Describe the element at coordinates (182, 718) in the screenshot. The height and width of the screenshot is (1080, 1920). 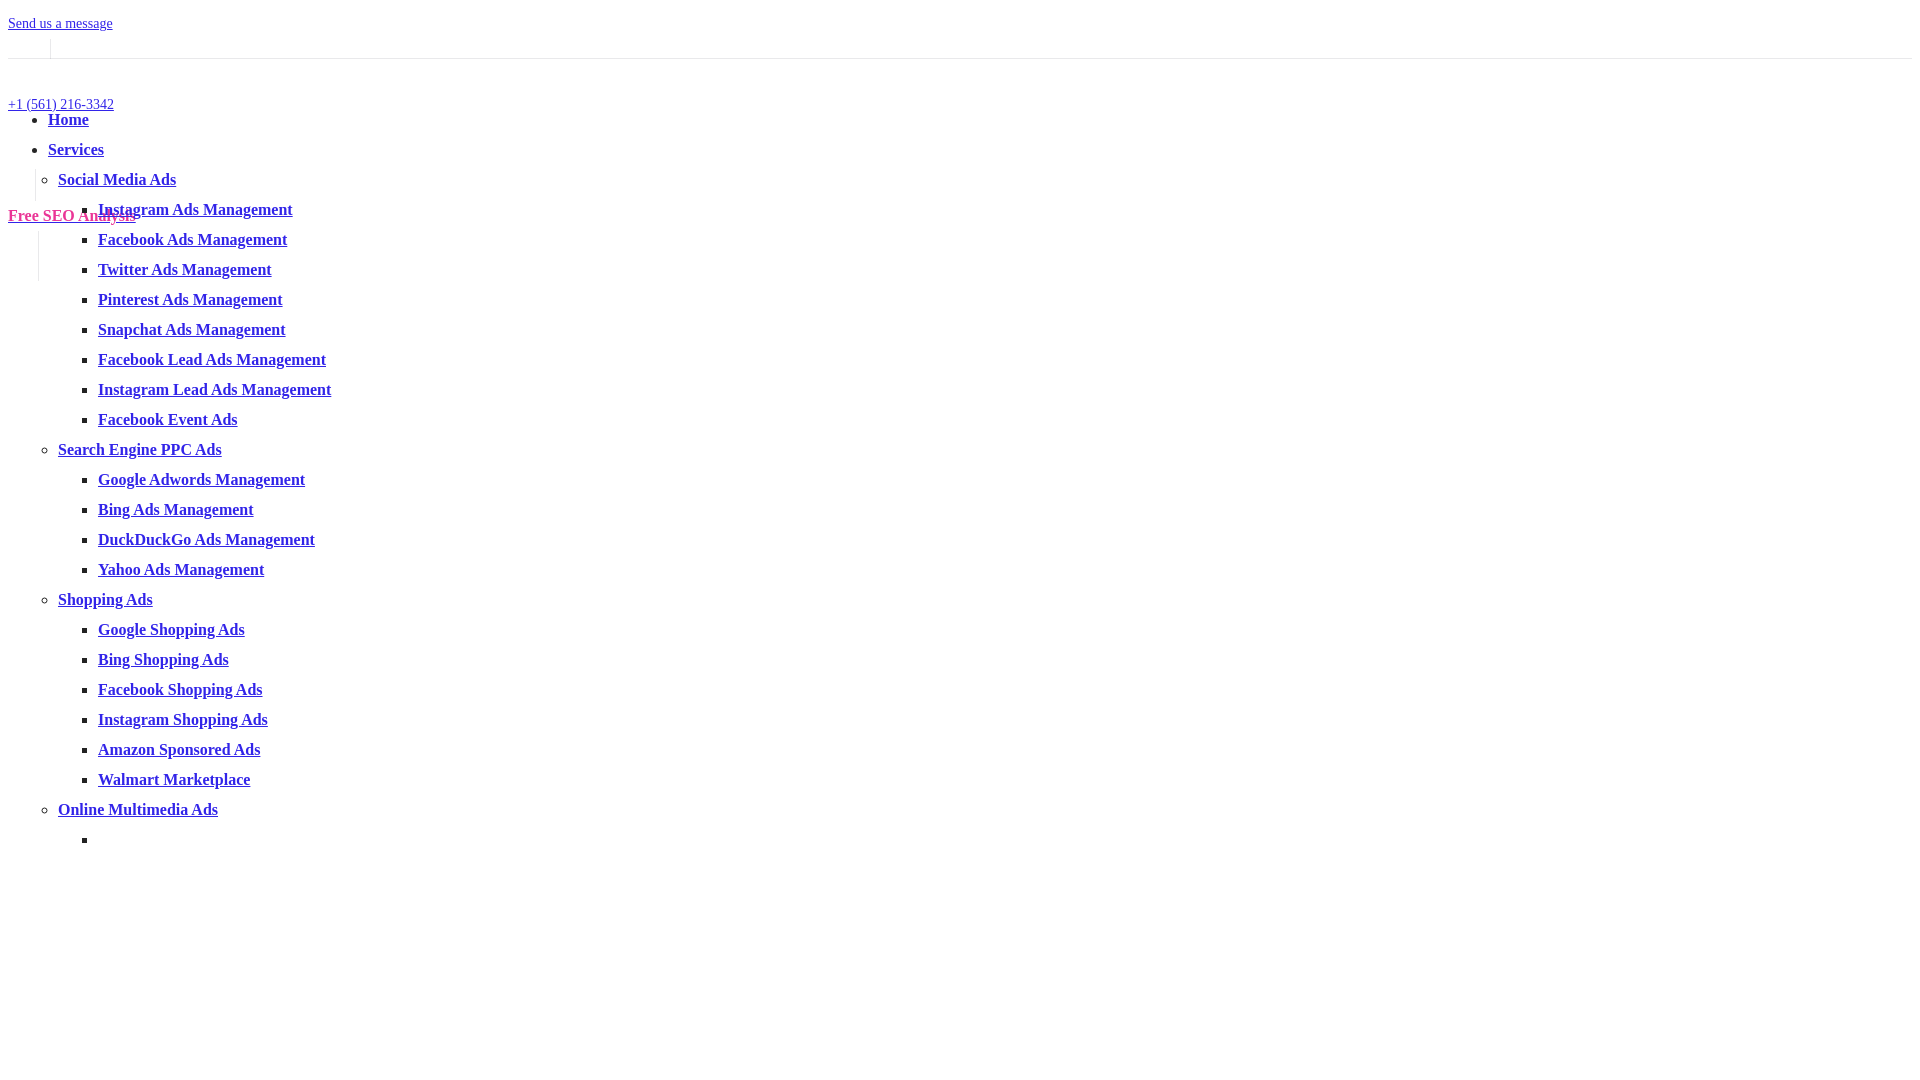
I see `'Instagram Shopping Ads'` at that location.